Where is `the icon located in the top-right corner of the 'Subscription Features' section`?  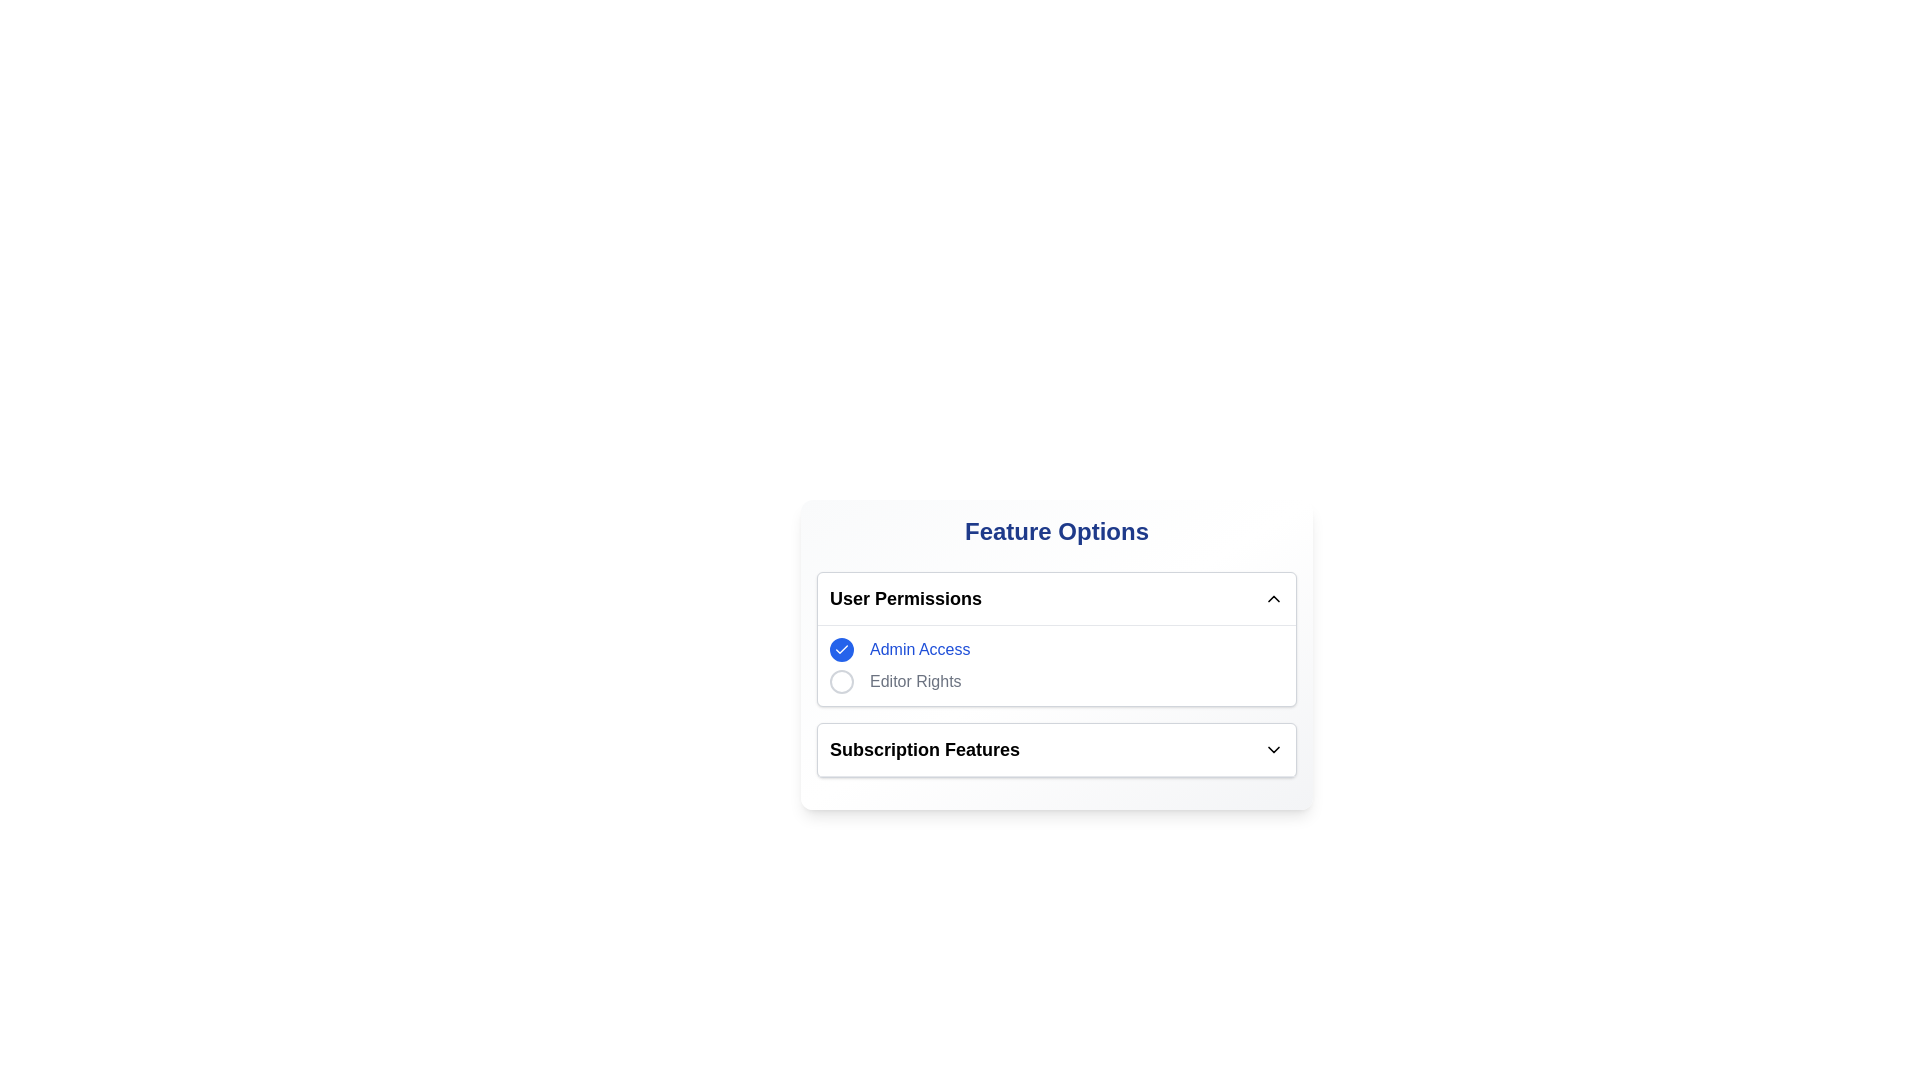
the icon located in the top-right corner of the 'Subscription Features' section is located at coordinates (1272, 749).